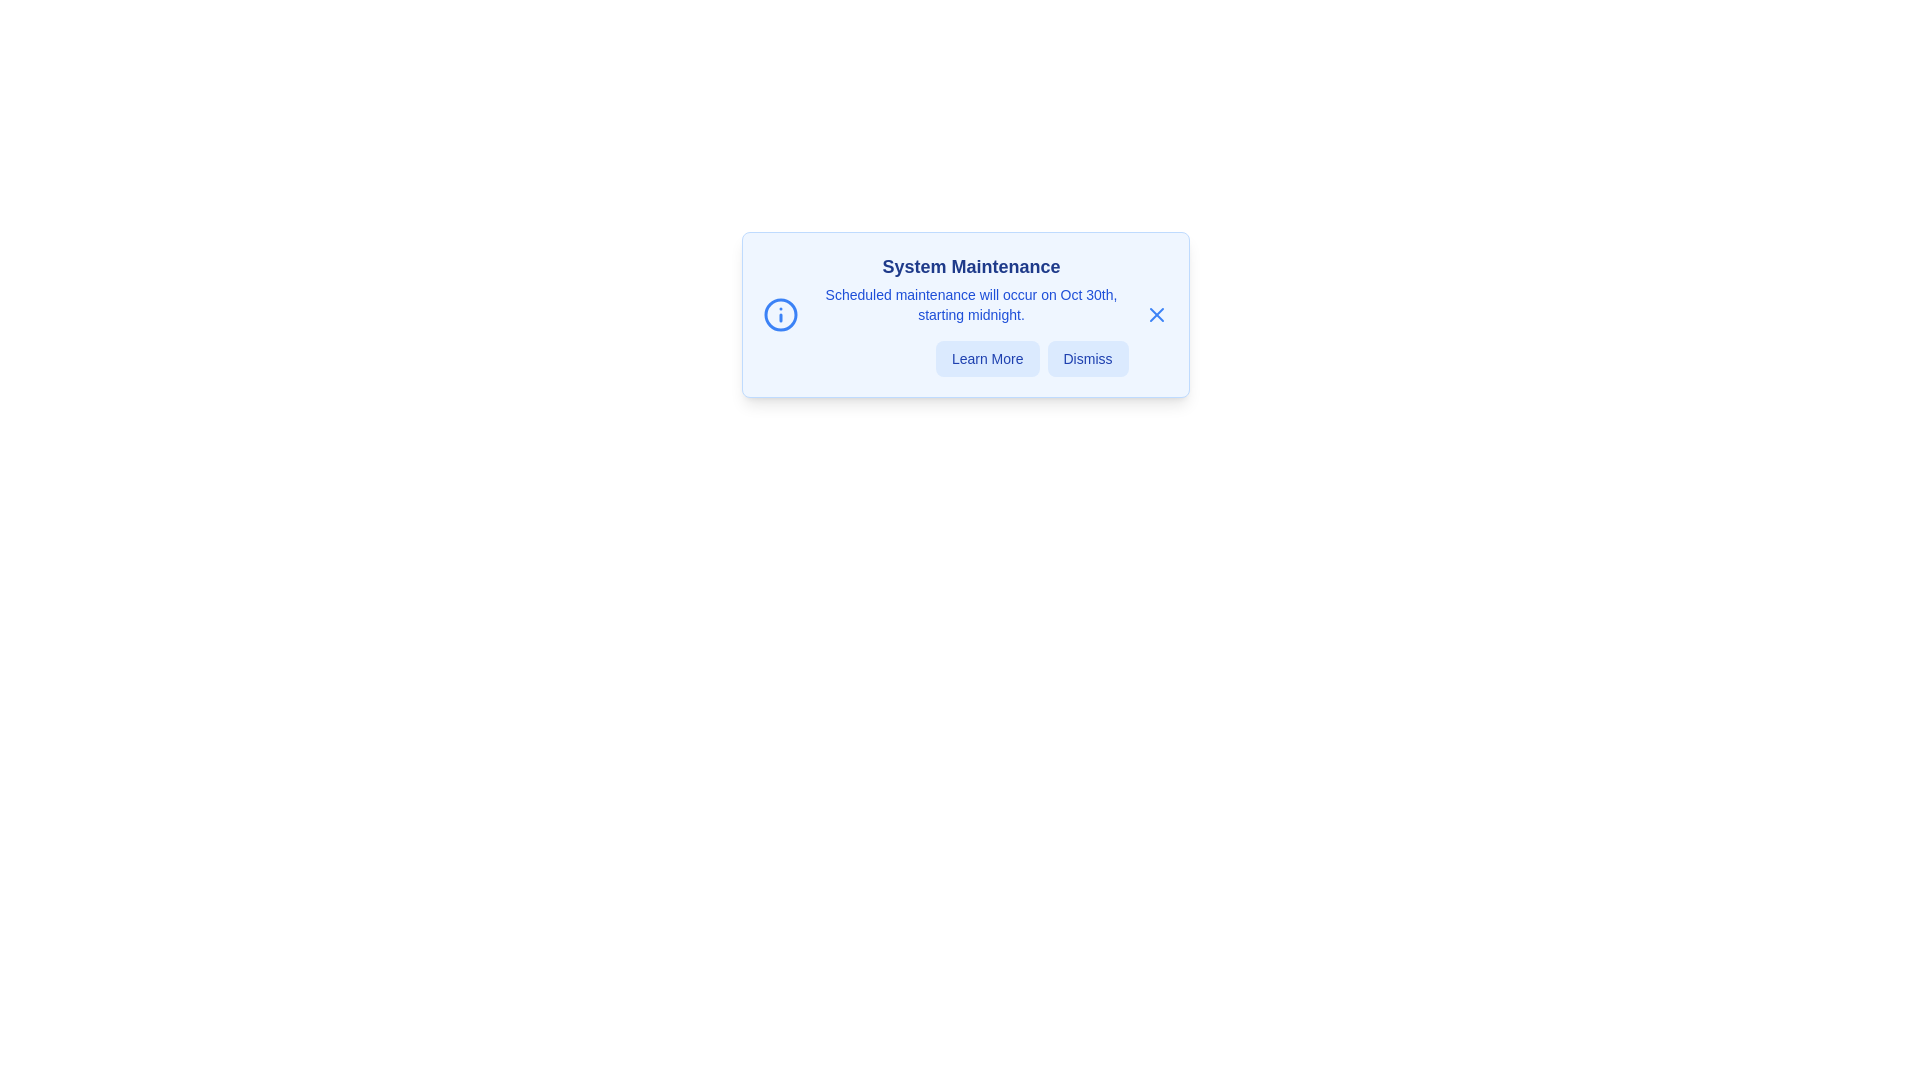 This screenshot has width=1920, height=1080. I want to click on the text block that informs users about upcoming maintenance details, located below the 'System Maintenance' title and above the 'Learn More' and 'Dismiss' buttons, so click(971, 304).